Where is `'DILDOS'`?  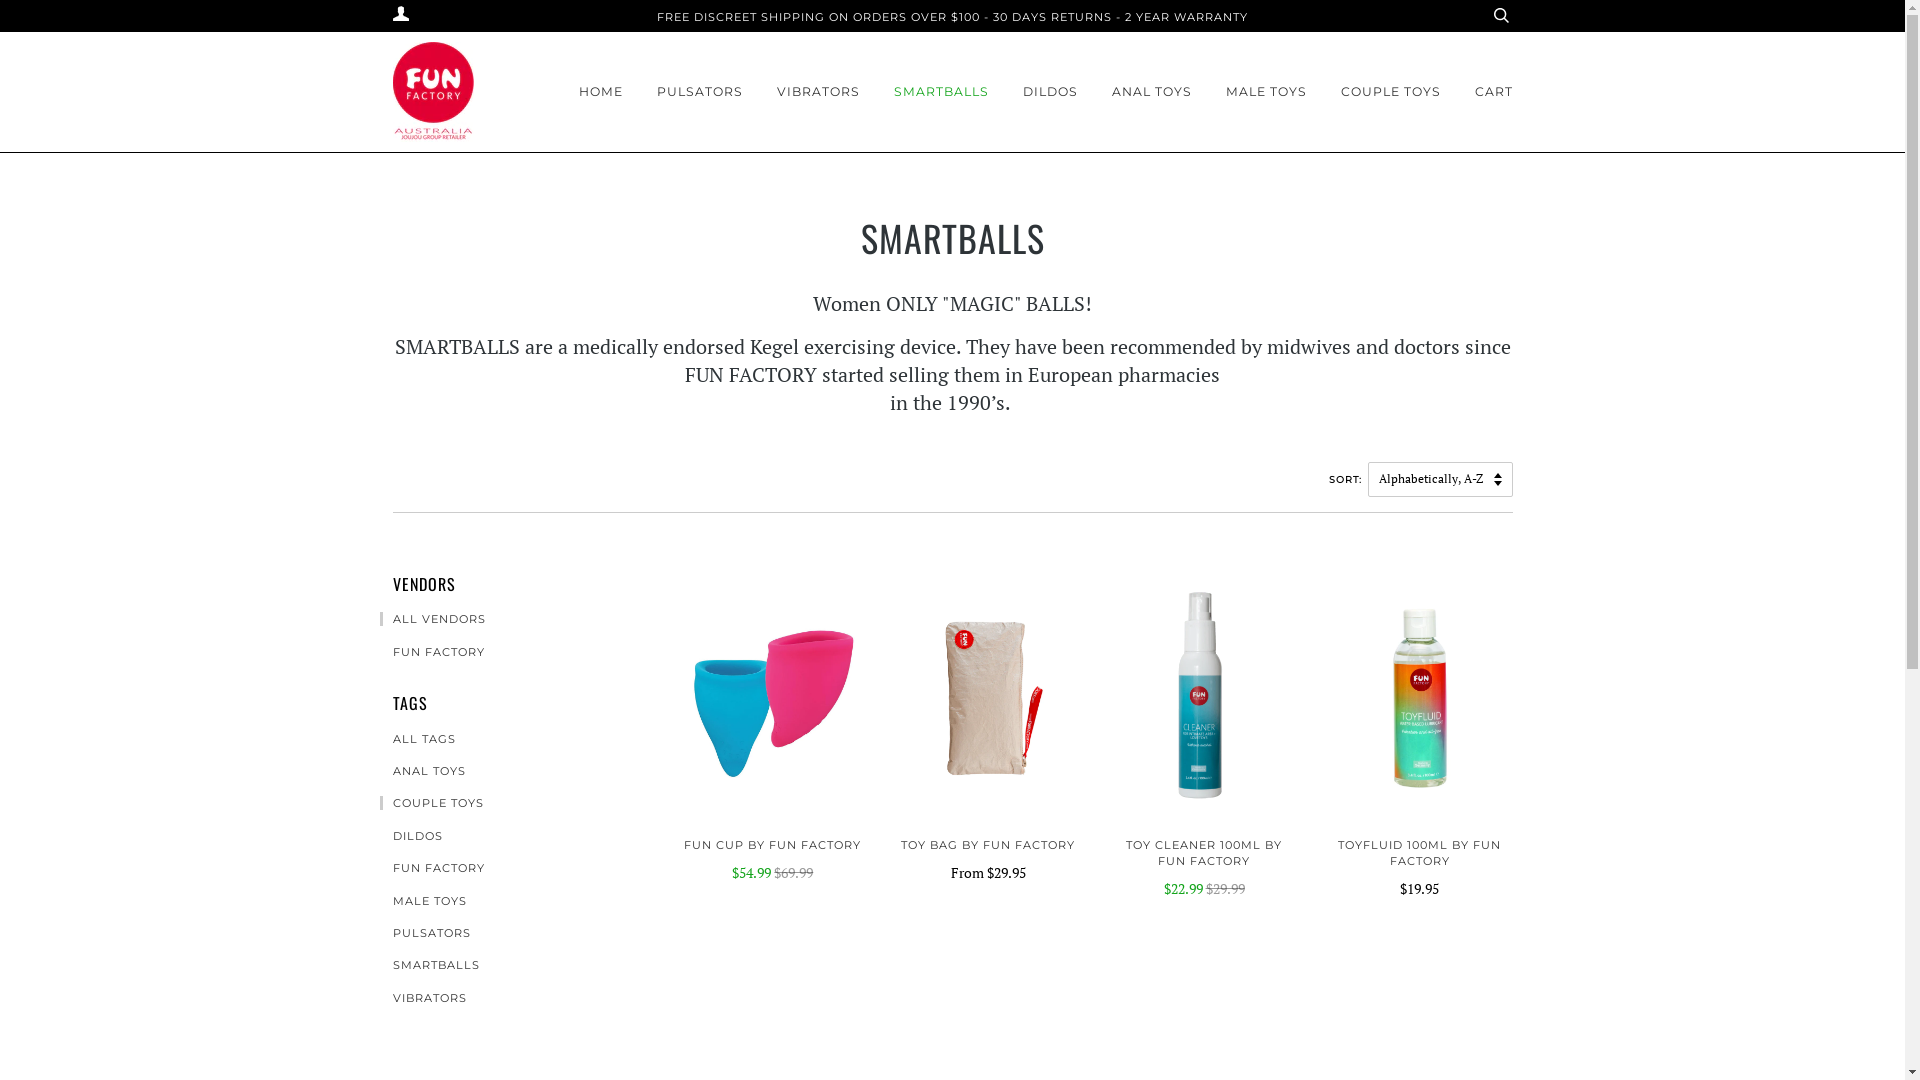
'DILDOS' is located at coordinates (379, 836).